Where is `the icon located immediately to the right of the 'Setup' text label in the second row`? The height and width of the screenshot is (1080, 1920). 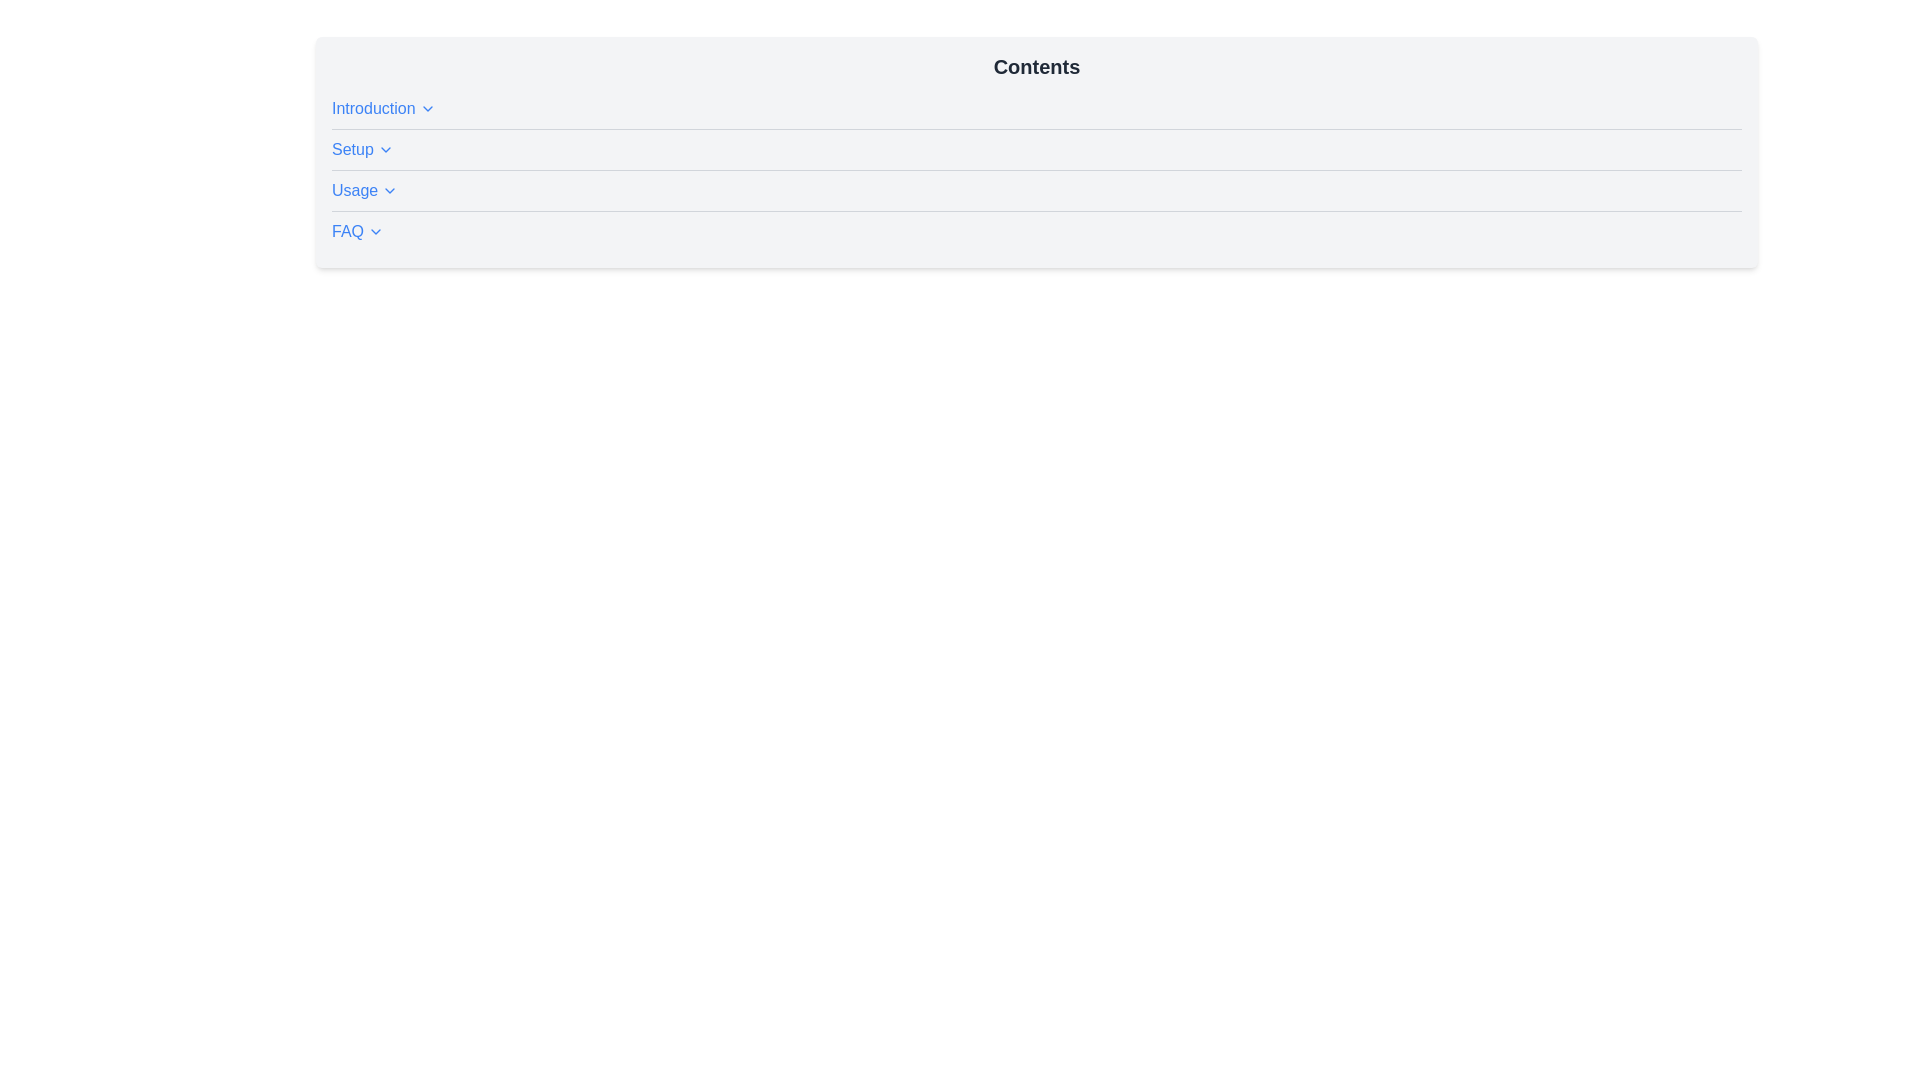
the icon located immediately to the right of the 'Setup' text label in the second row is located at coordinates (385, 149).